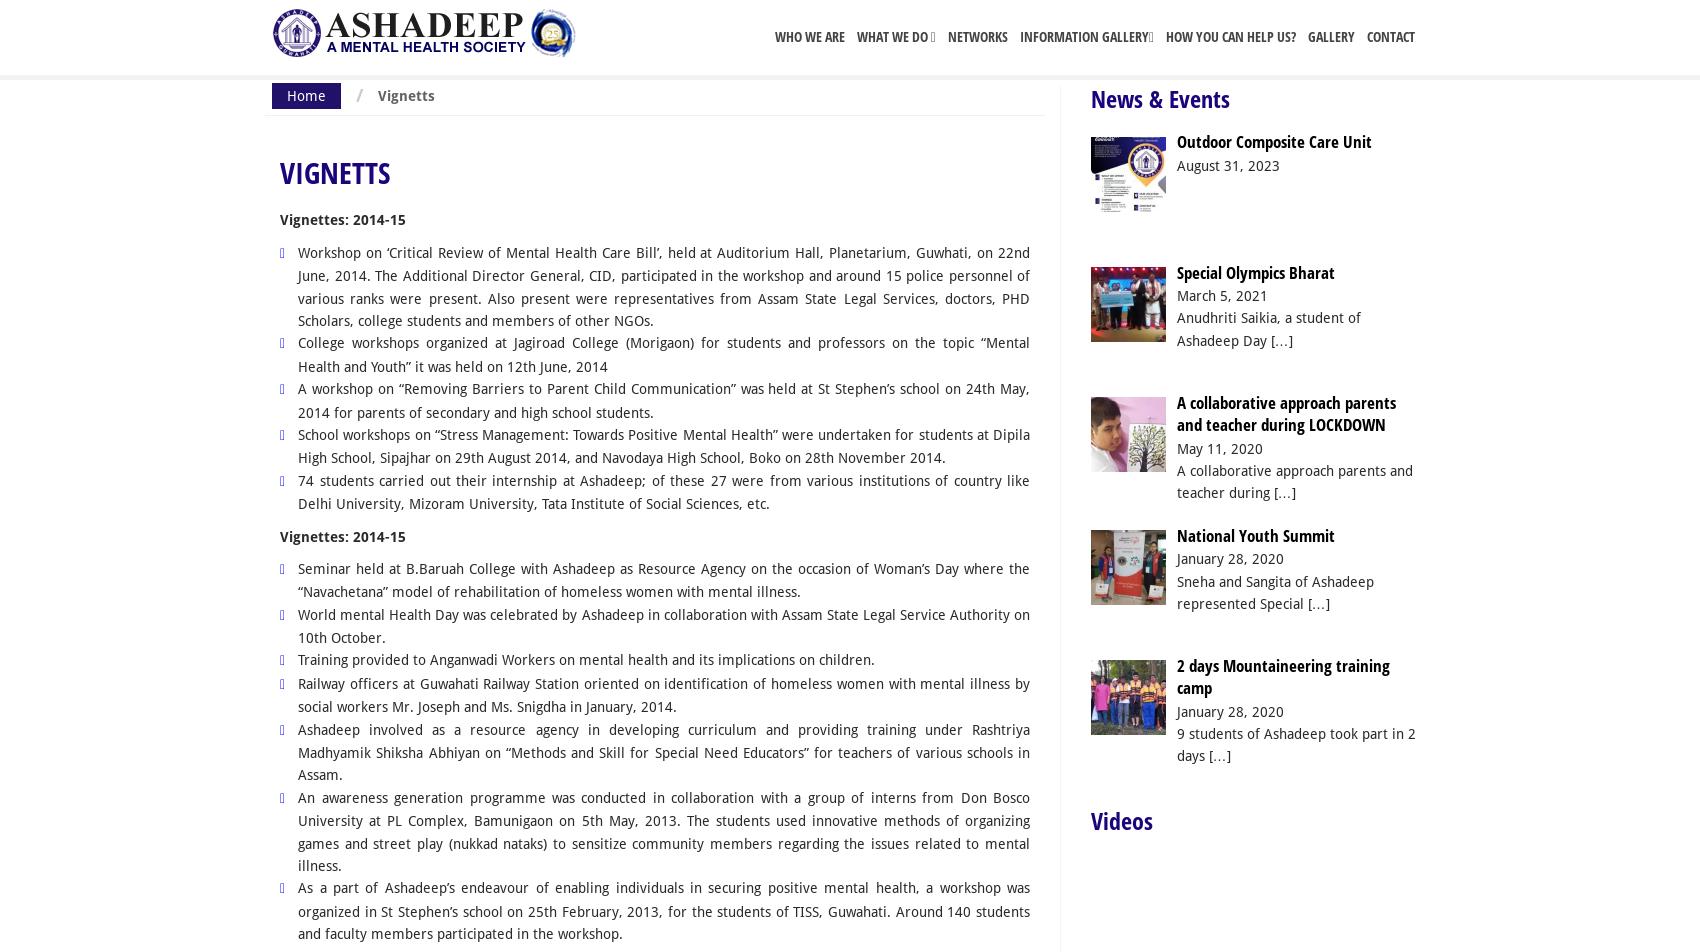 The width and height of the screenshot is (1700, 952). Describe the element at coordinates (773, 36) in the screenshot. I see `'Who we Are'` at that location.